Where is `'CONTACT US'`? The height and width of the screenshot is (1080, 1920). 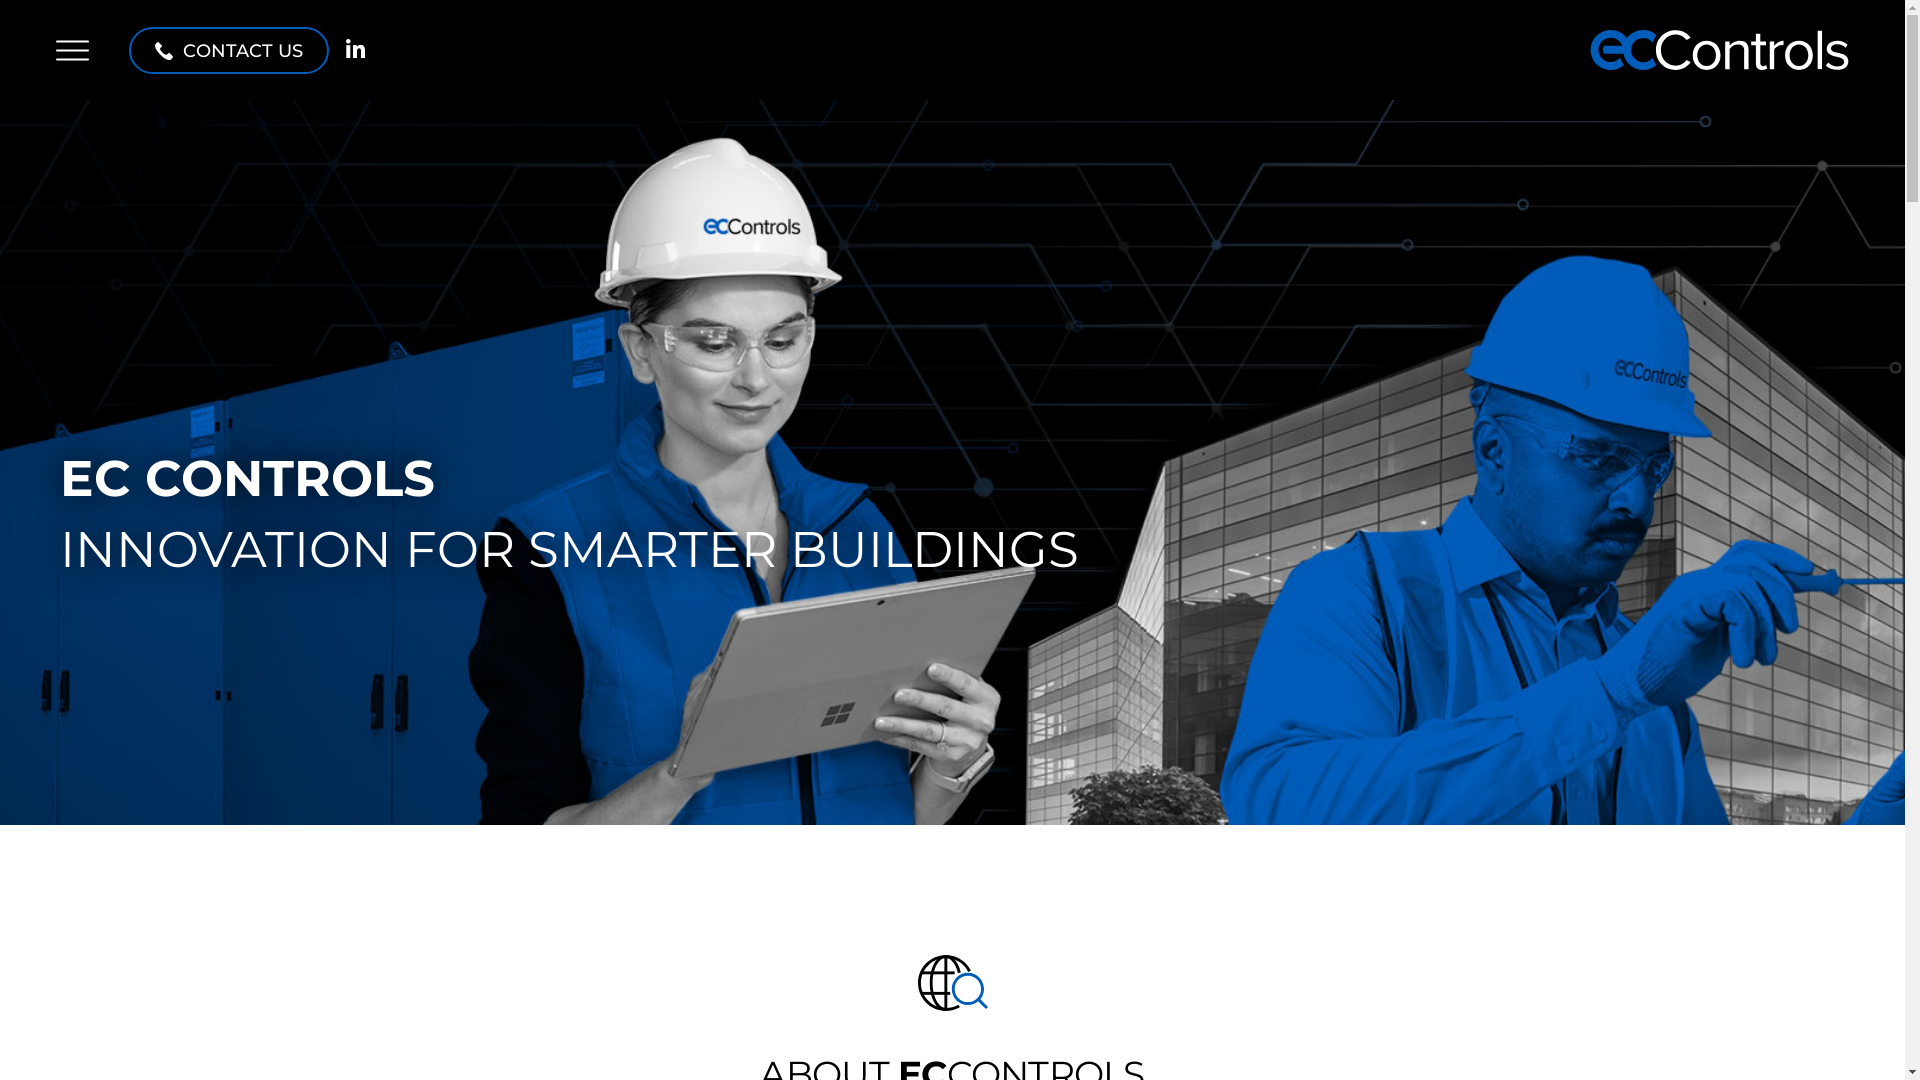 'CONTACT US' is located at coordinates (229, 48).